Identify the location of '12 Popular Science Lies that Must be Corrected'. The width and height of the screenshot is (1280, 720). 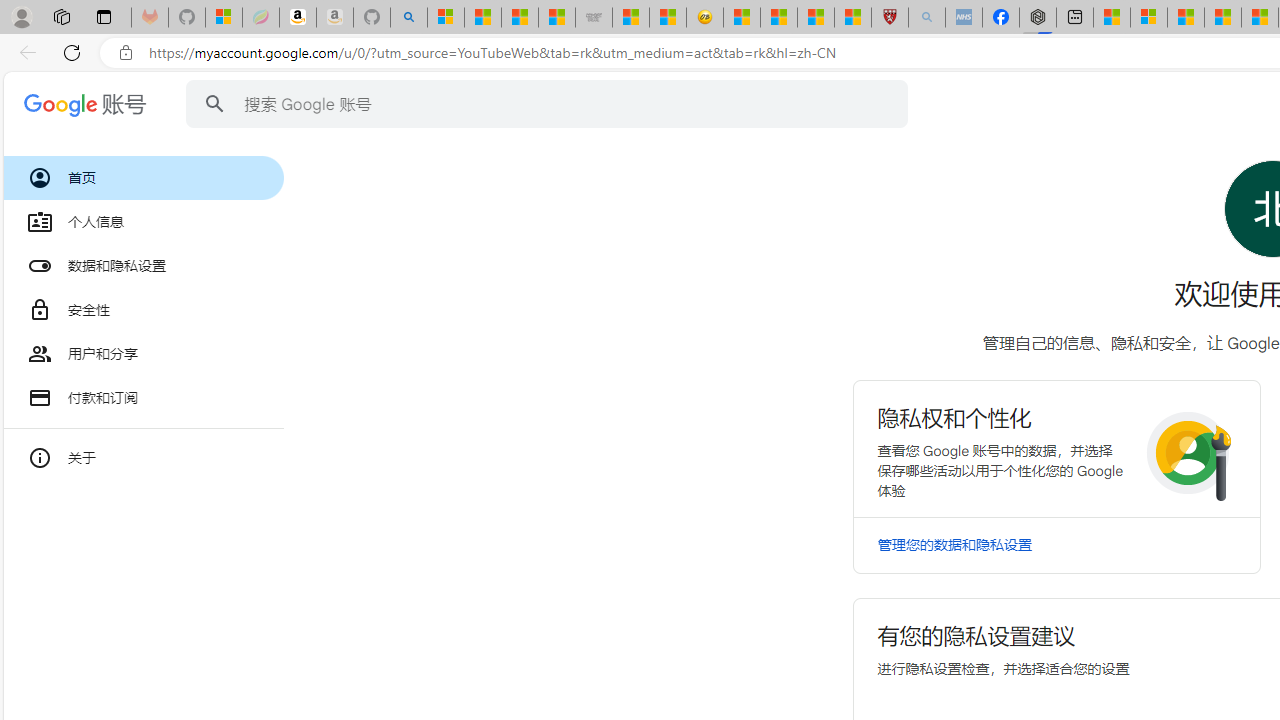
(853, 17).